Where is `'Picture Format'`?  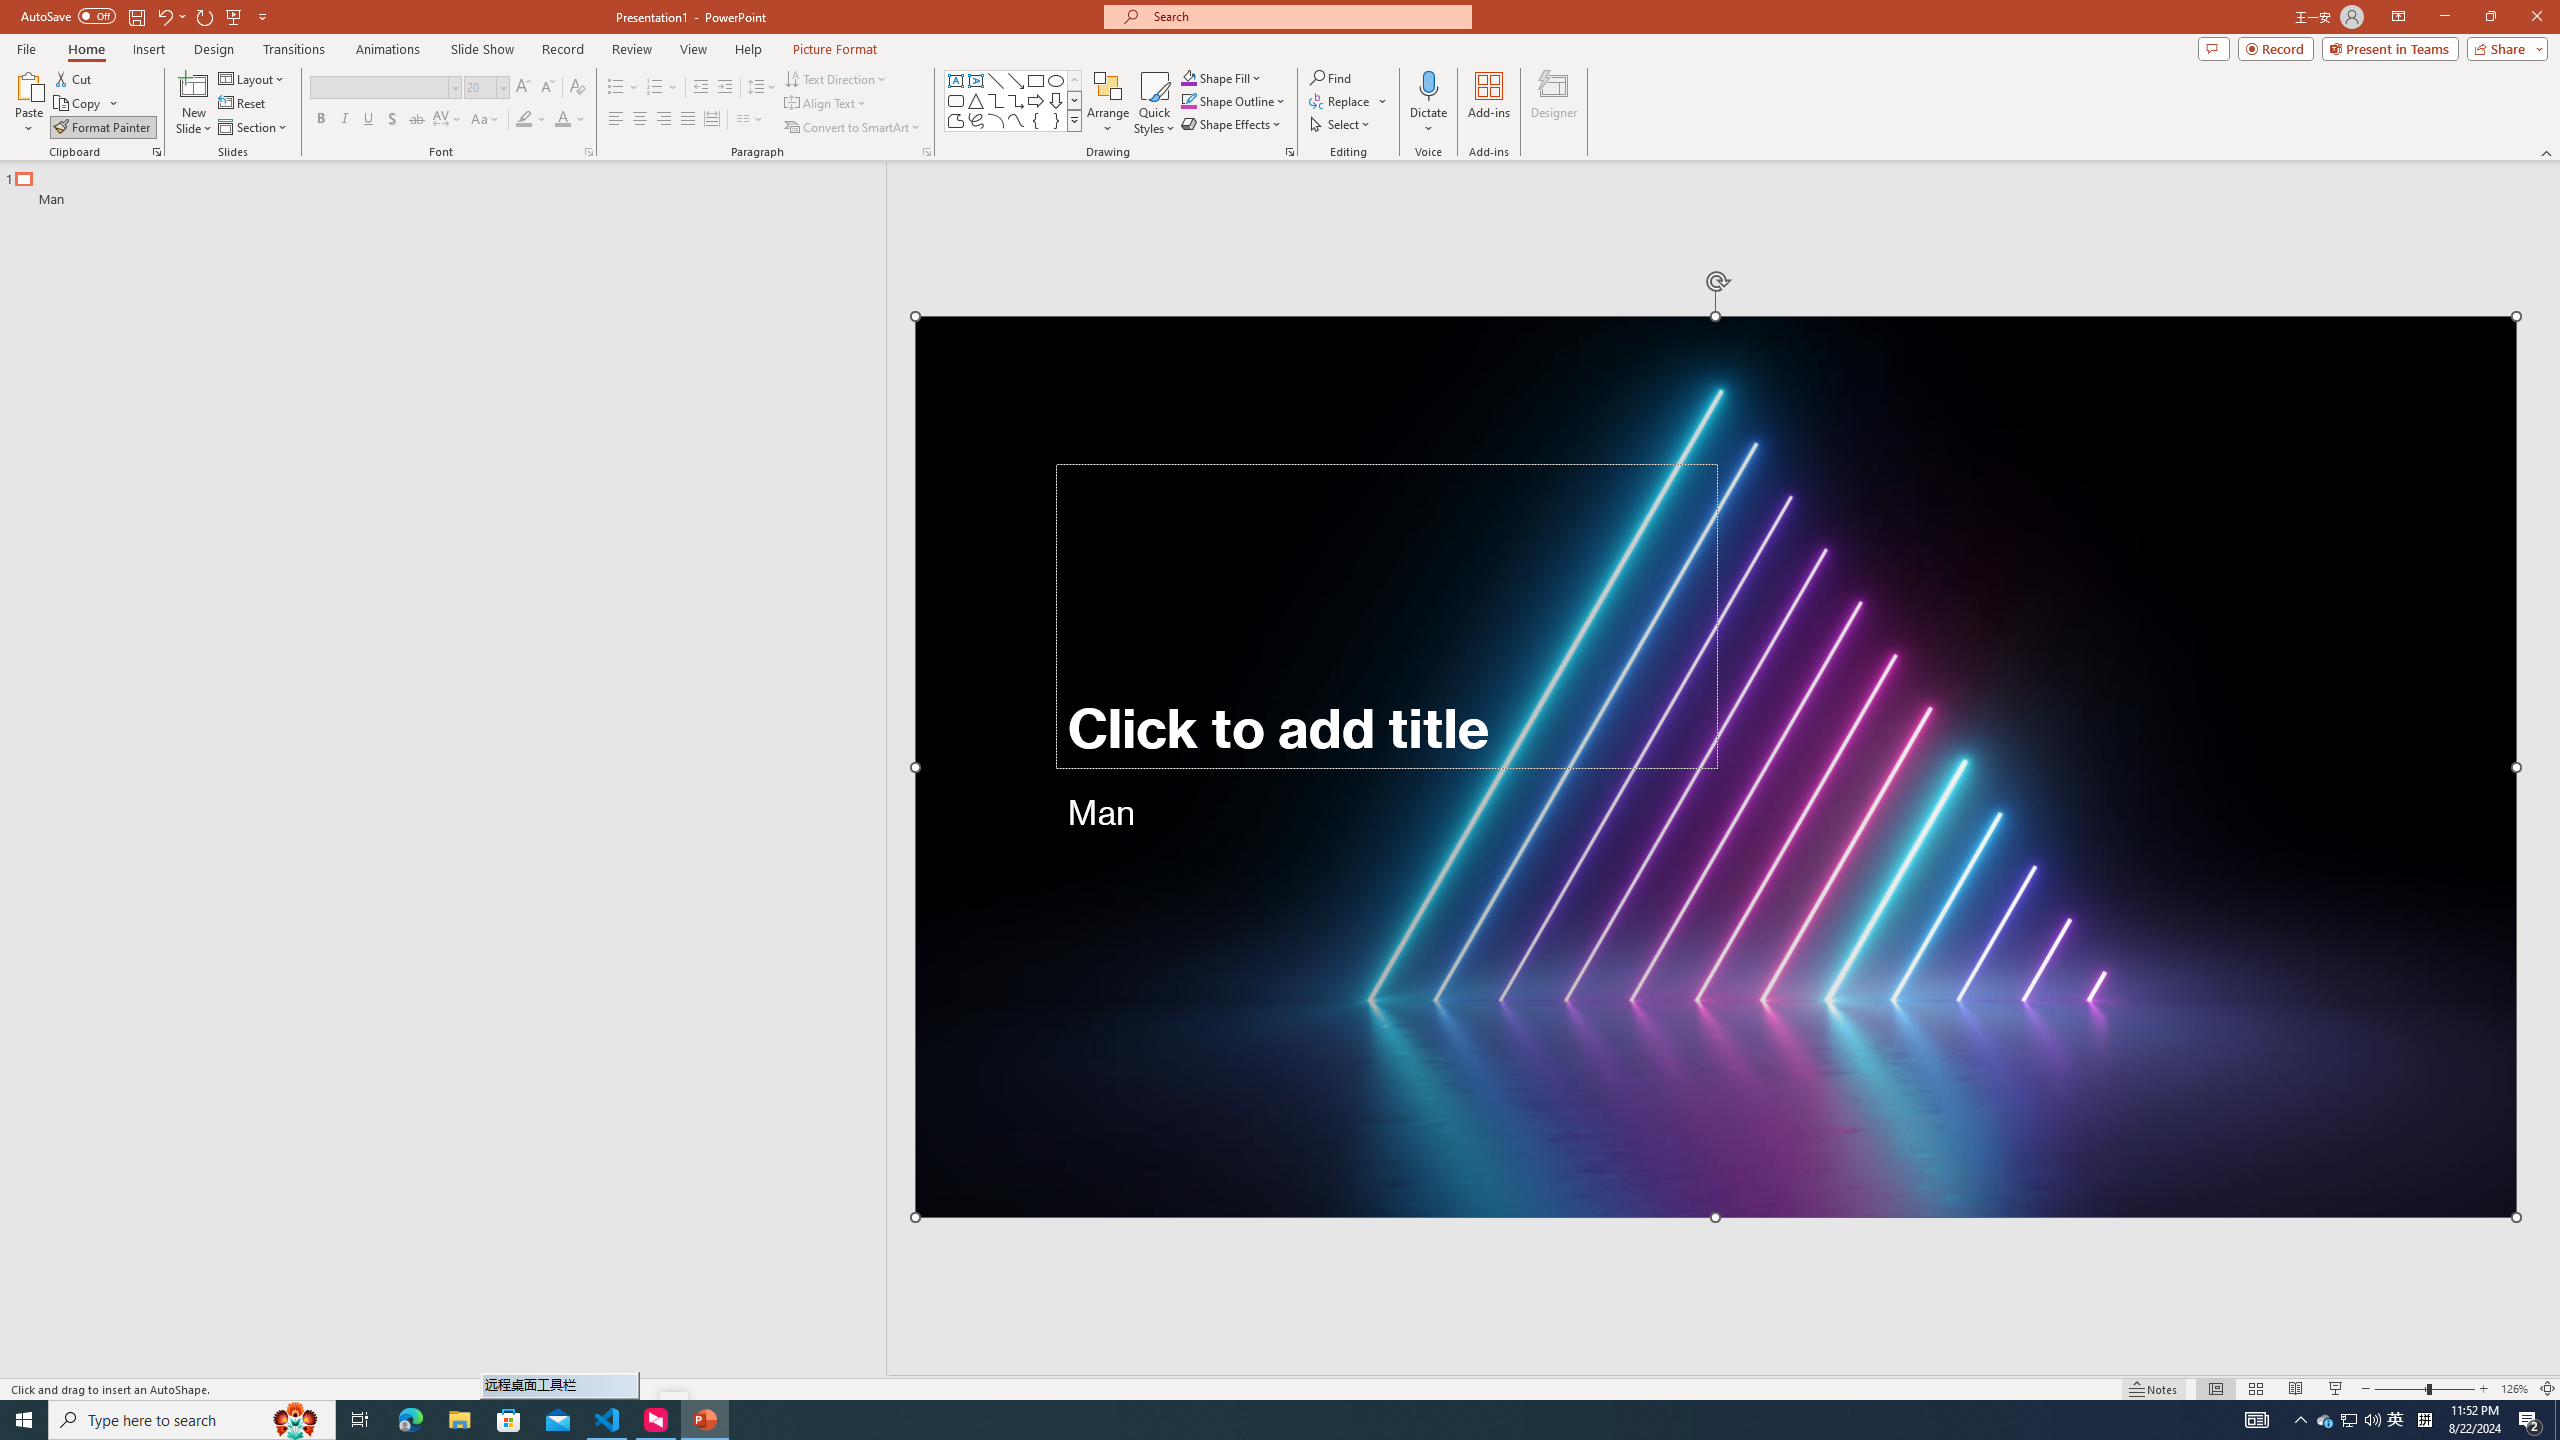 'Picture Format' is located at coordinates (835, 49).